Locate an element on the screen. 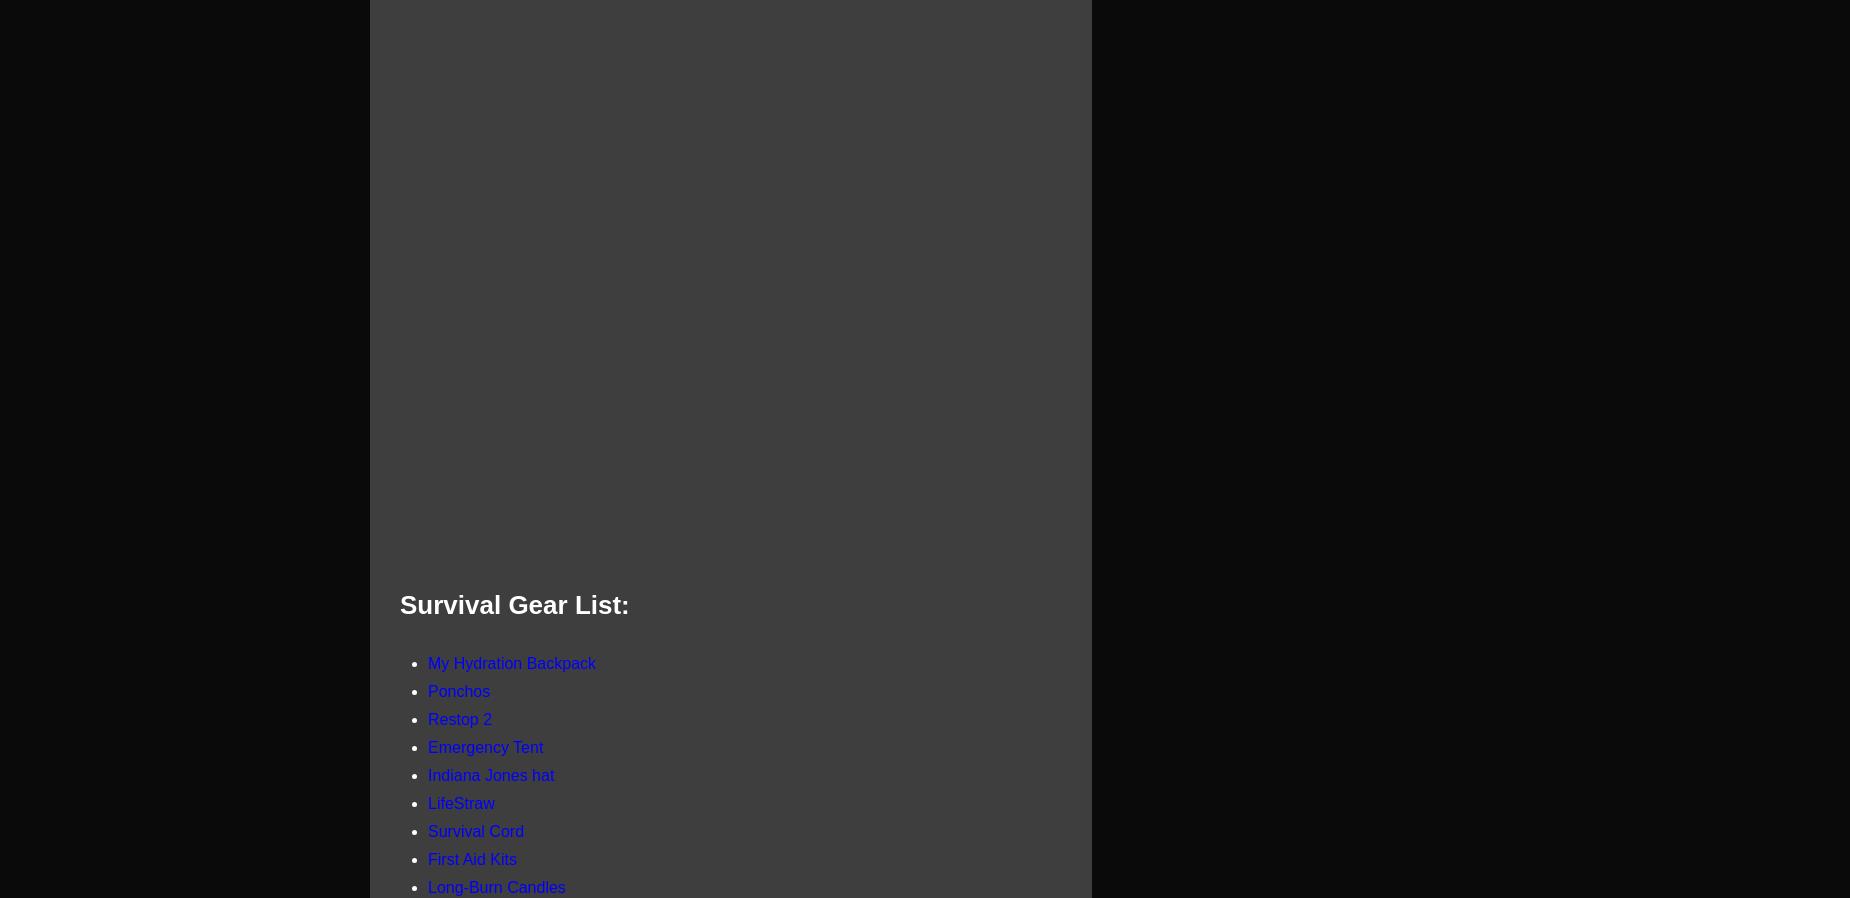 This screenshot has width=1850, height=898. 'Restop 2' is located at coordinates (458, 718).